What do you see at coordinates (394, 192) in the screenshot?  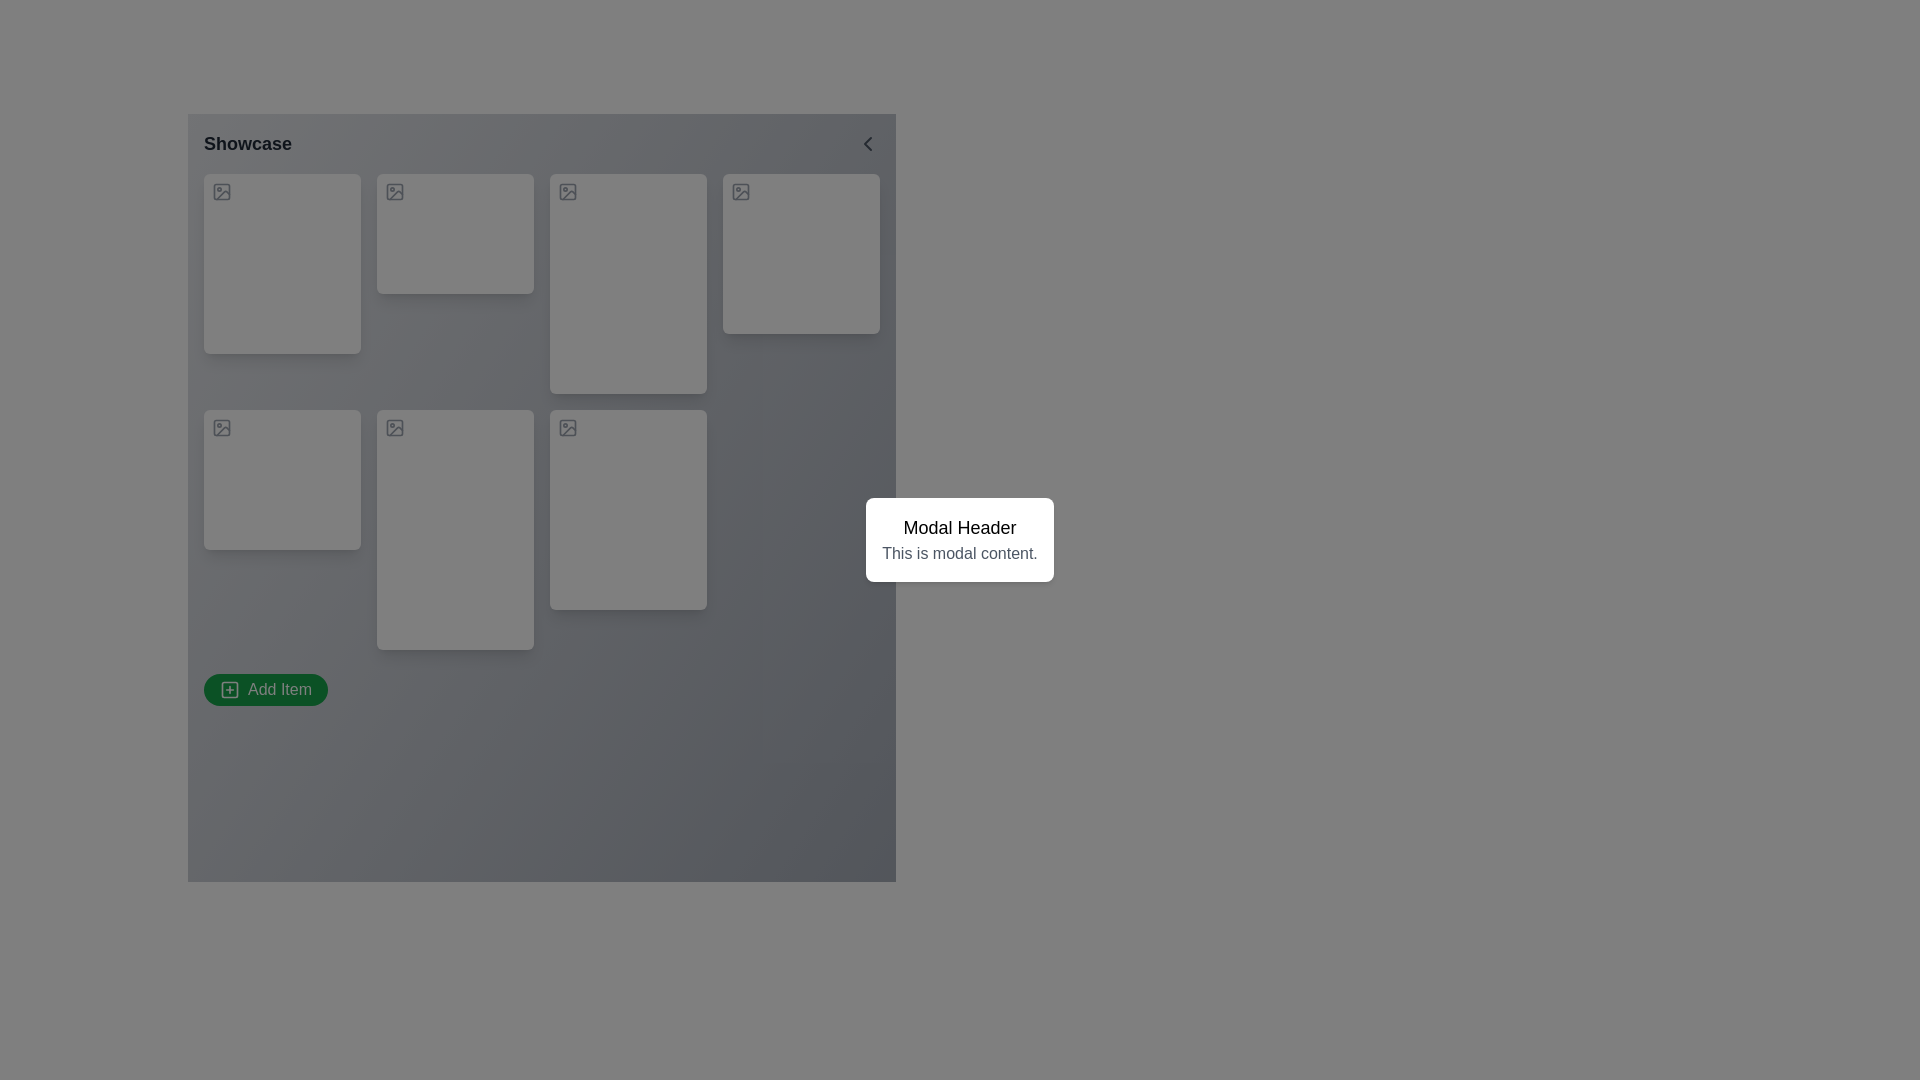 I see `the icon resembling a stylized image thumbnail, which is located at the top-left corner of a rectangular card in the grid layout` at bounding box center [394, 192].